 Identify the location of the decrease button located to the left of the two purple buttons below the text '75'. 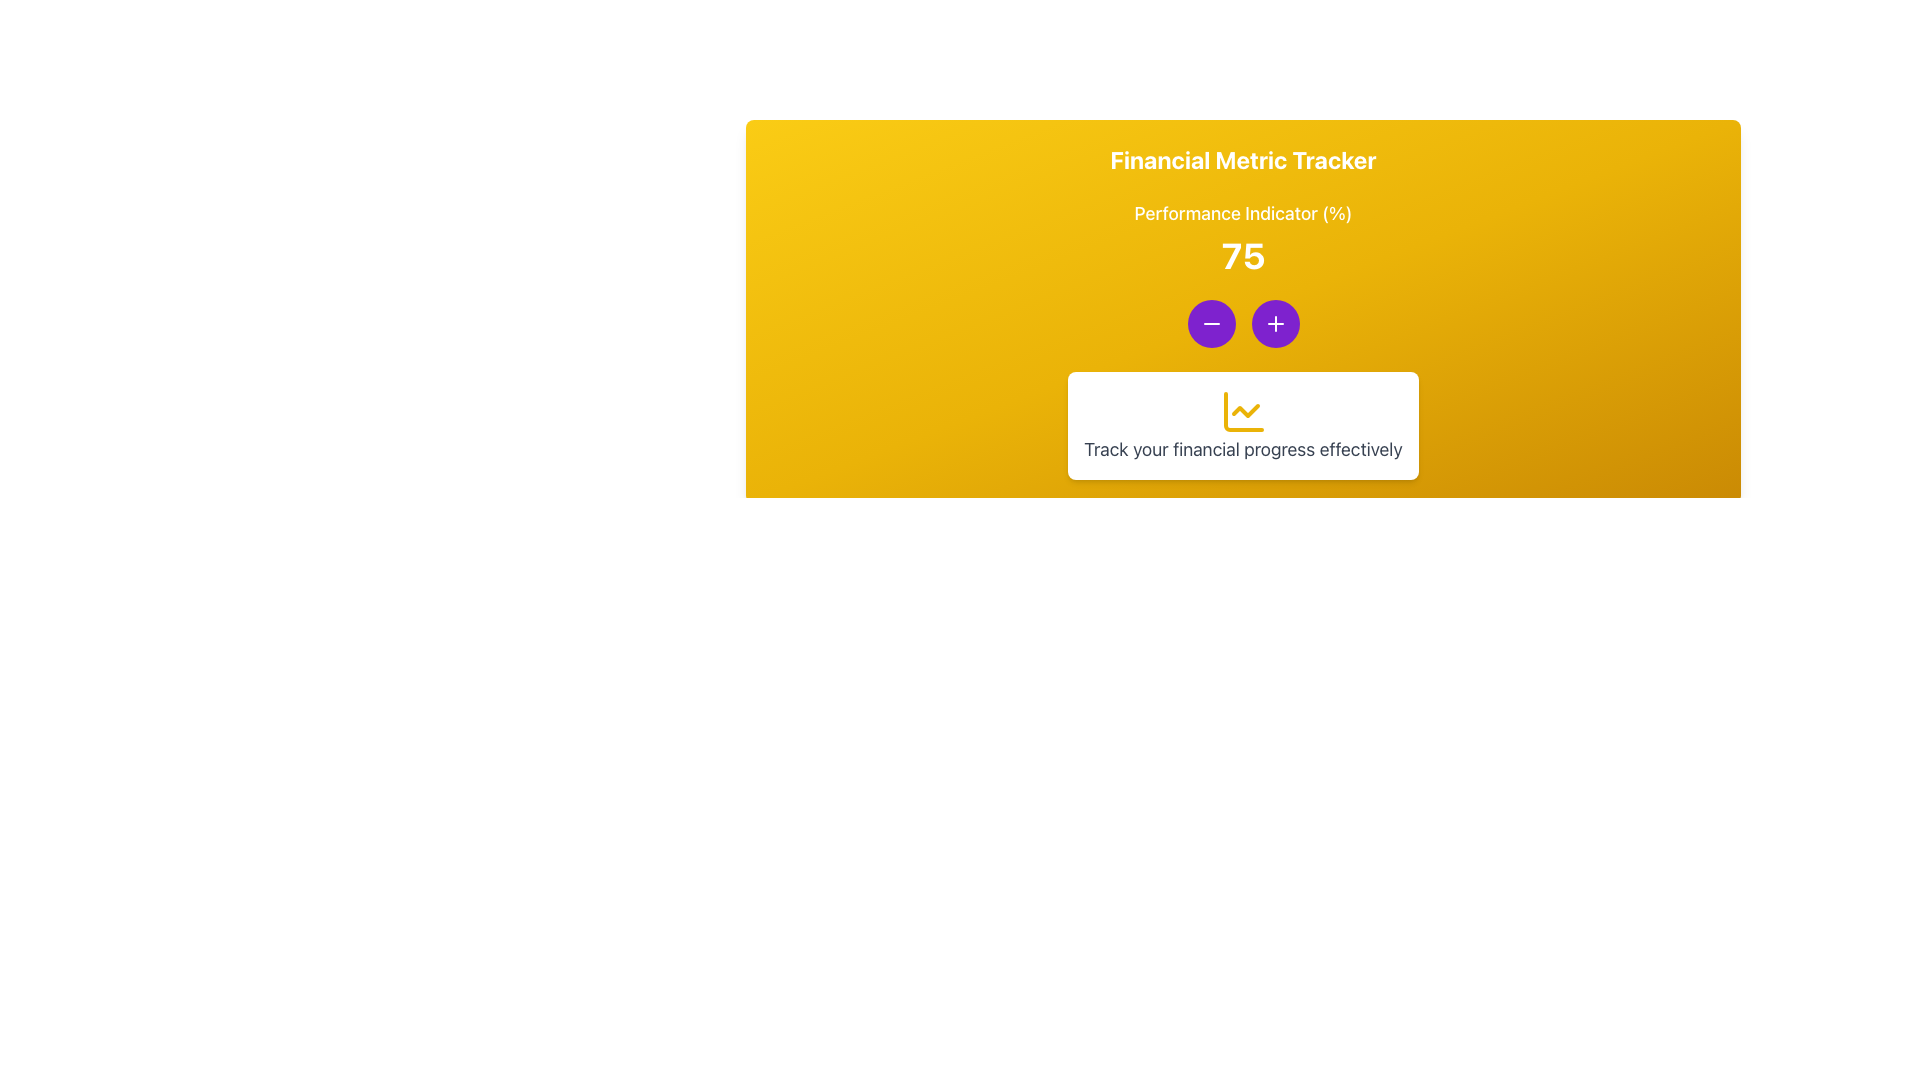
(1210, 323).